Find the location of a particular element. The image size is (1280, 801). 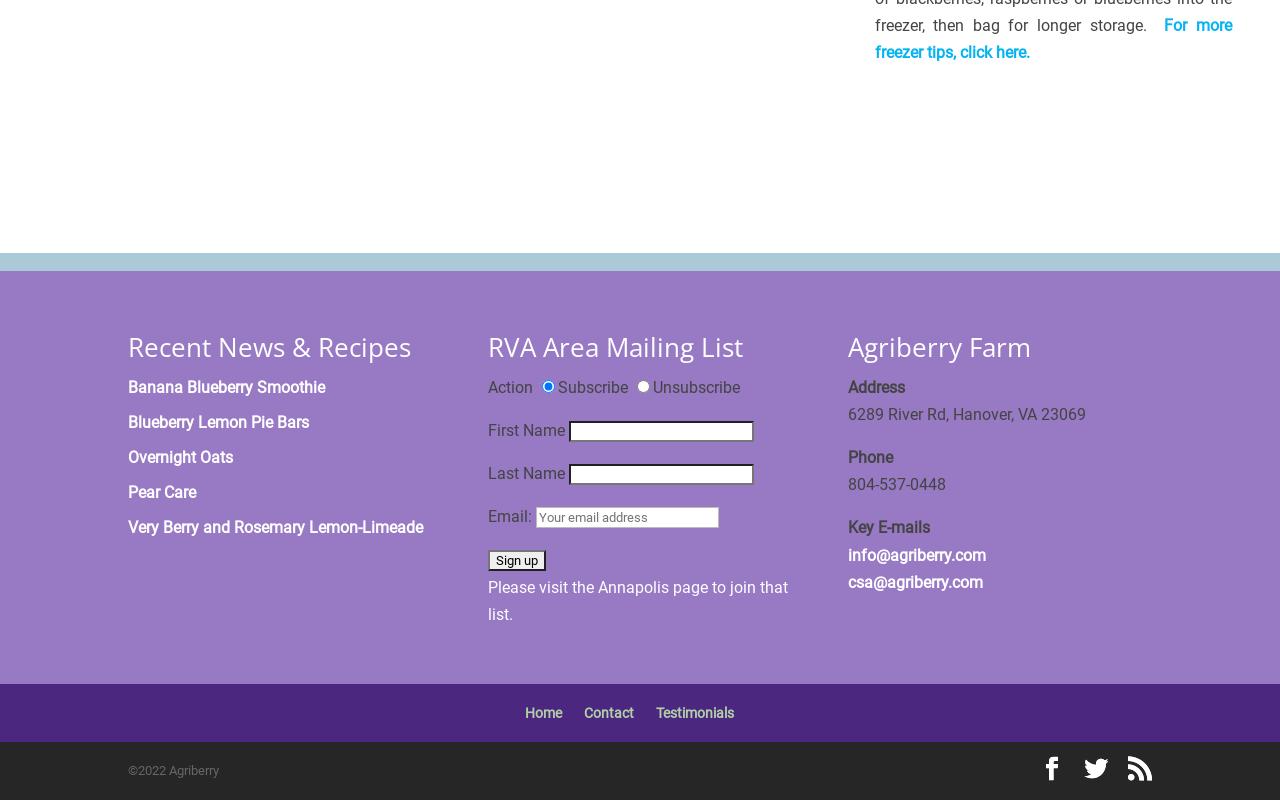

'Email:' is located at coordinates (512, 516).